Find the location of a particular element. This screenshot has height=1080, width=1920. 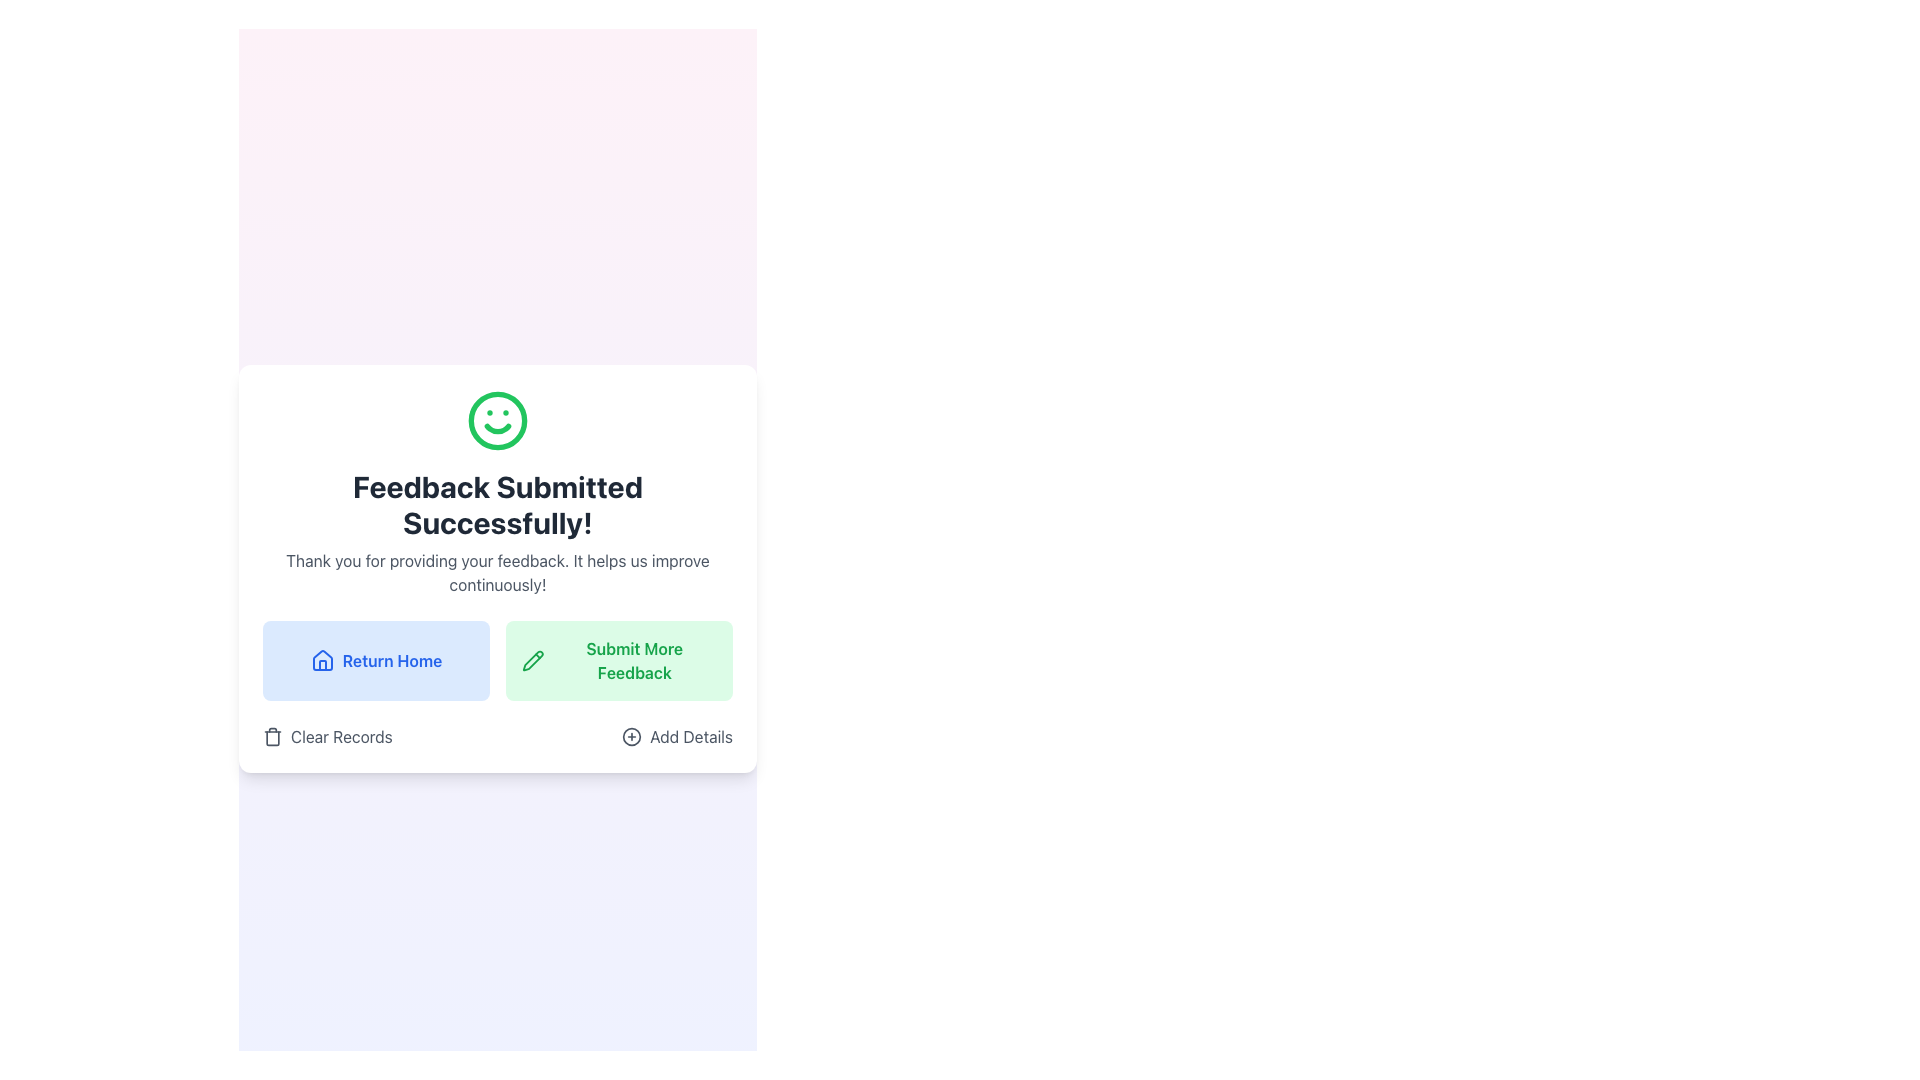

the smile segment of the 'lucide-smile' SVG icon located at the top center of the feedback confirmation modal to indicate positive feedback submission is located at coordinates (498, 427).